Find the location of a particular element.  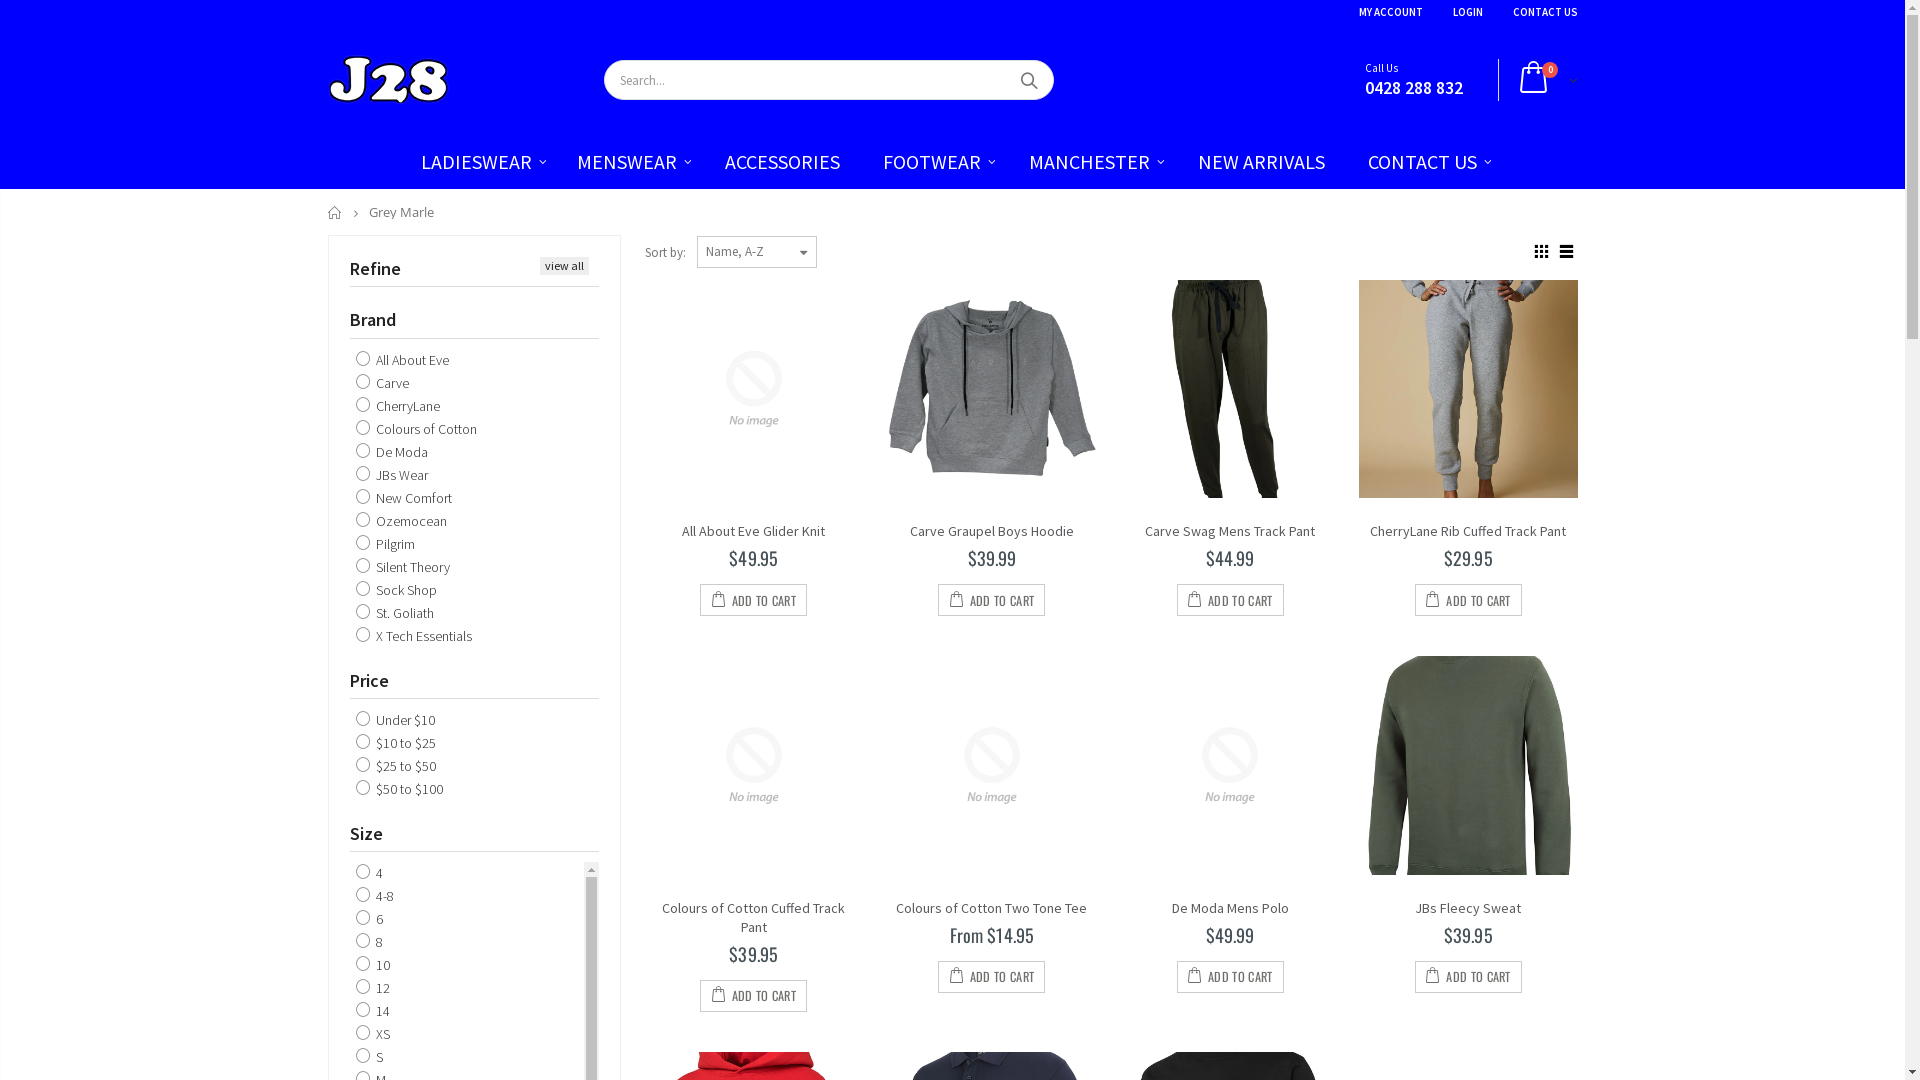

'$10 to $25' is located at coordinates (395, 743).